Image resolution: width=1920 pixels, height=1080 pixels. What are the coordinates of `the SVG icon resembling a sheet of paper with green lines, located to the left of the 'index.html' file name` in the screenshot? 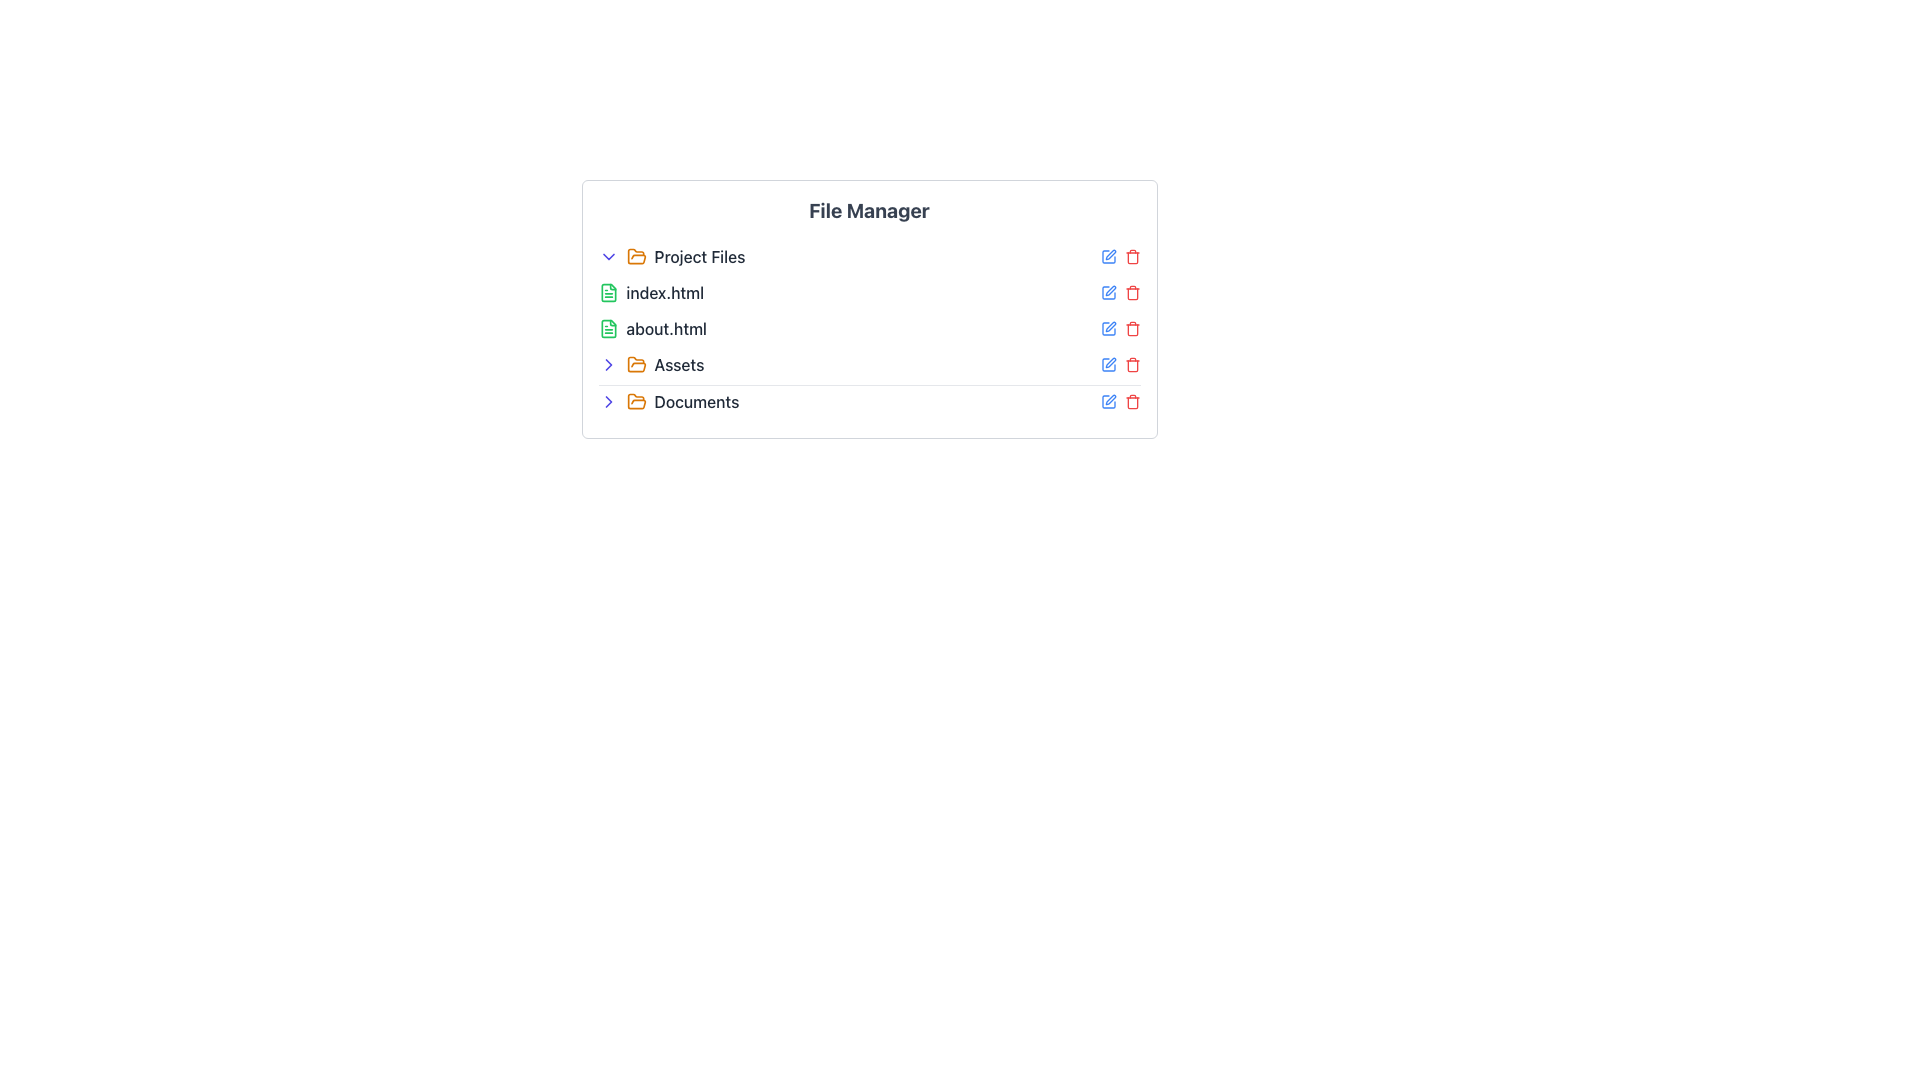 It's located at (607, 293).